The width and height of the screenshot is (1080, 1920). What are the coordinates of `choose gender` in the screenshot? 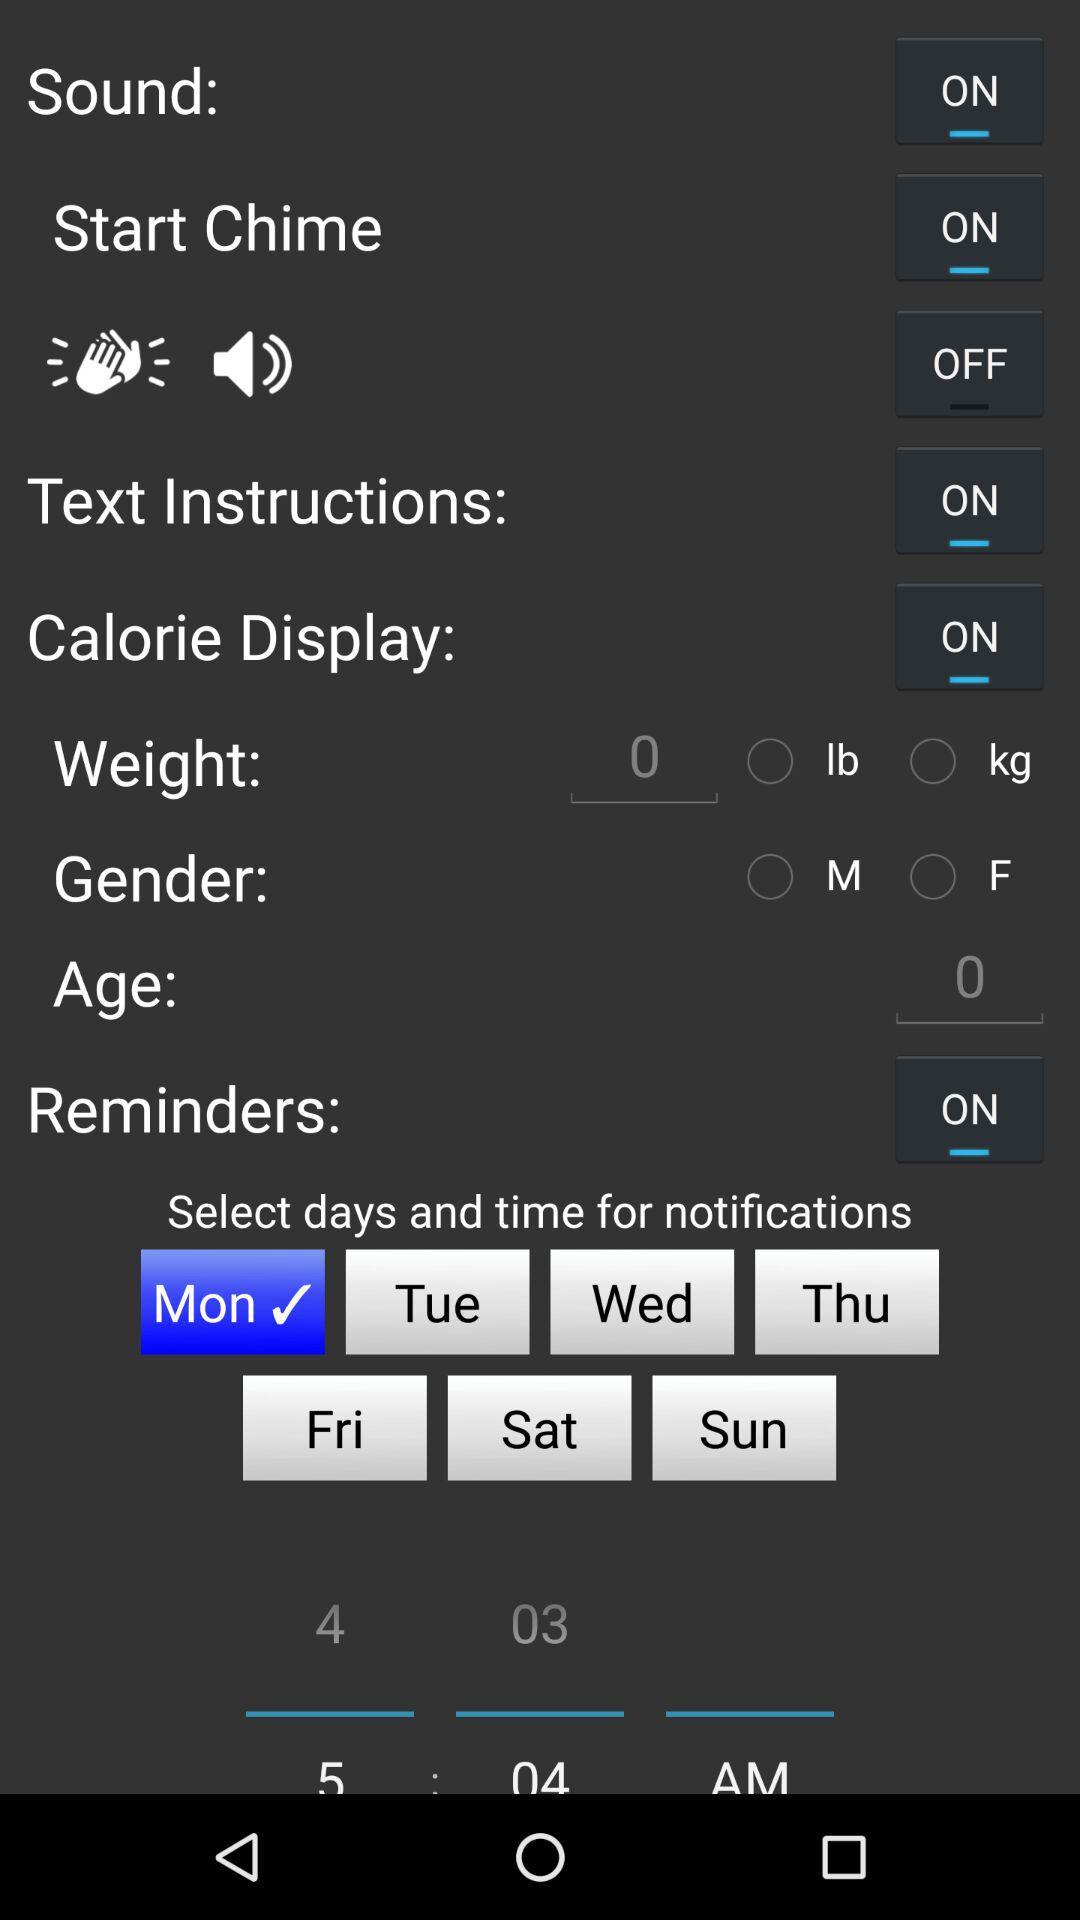 It's located at (774, 876).